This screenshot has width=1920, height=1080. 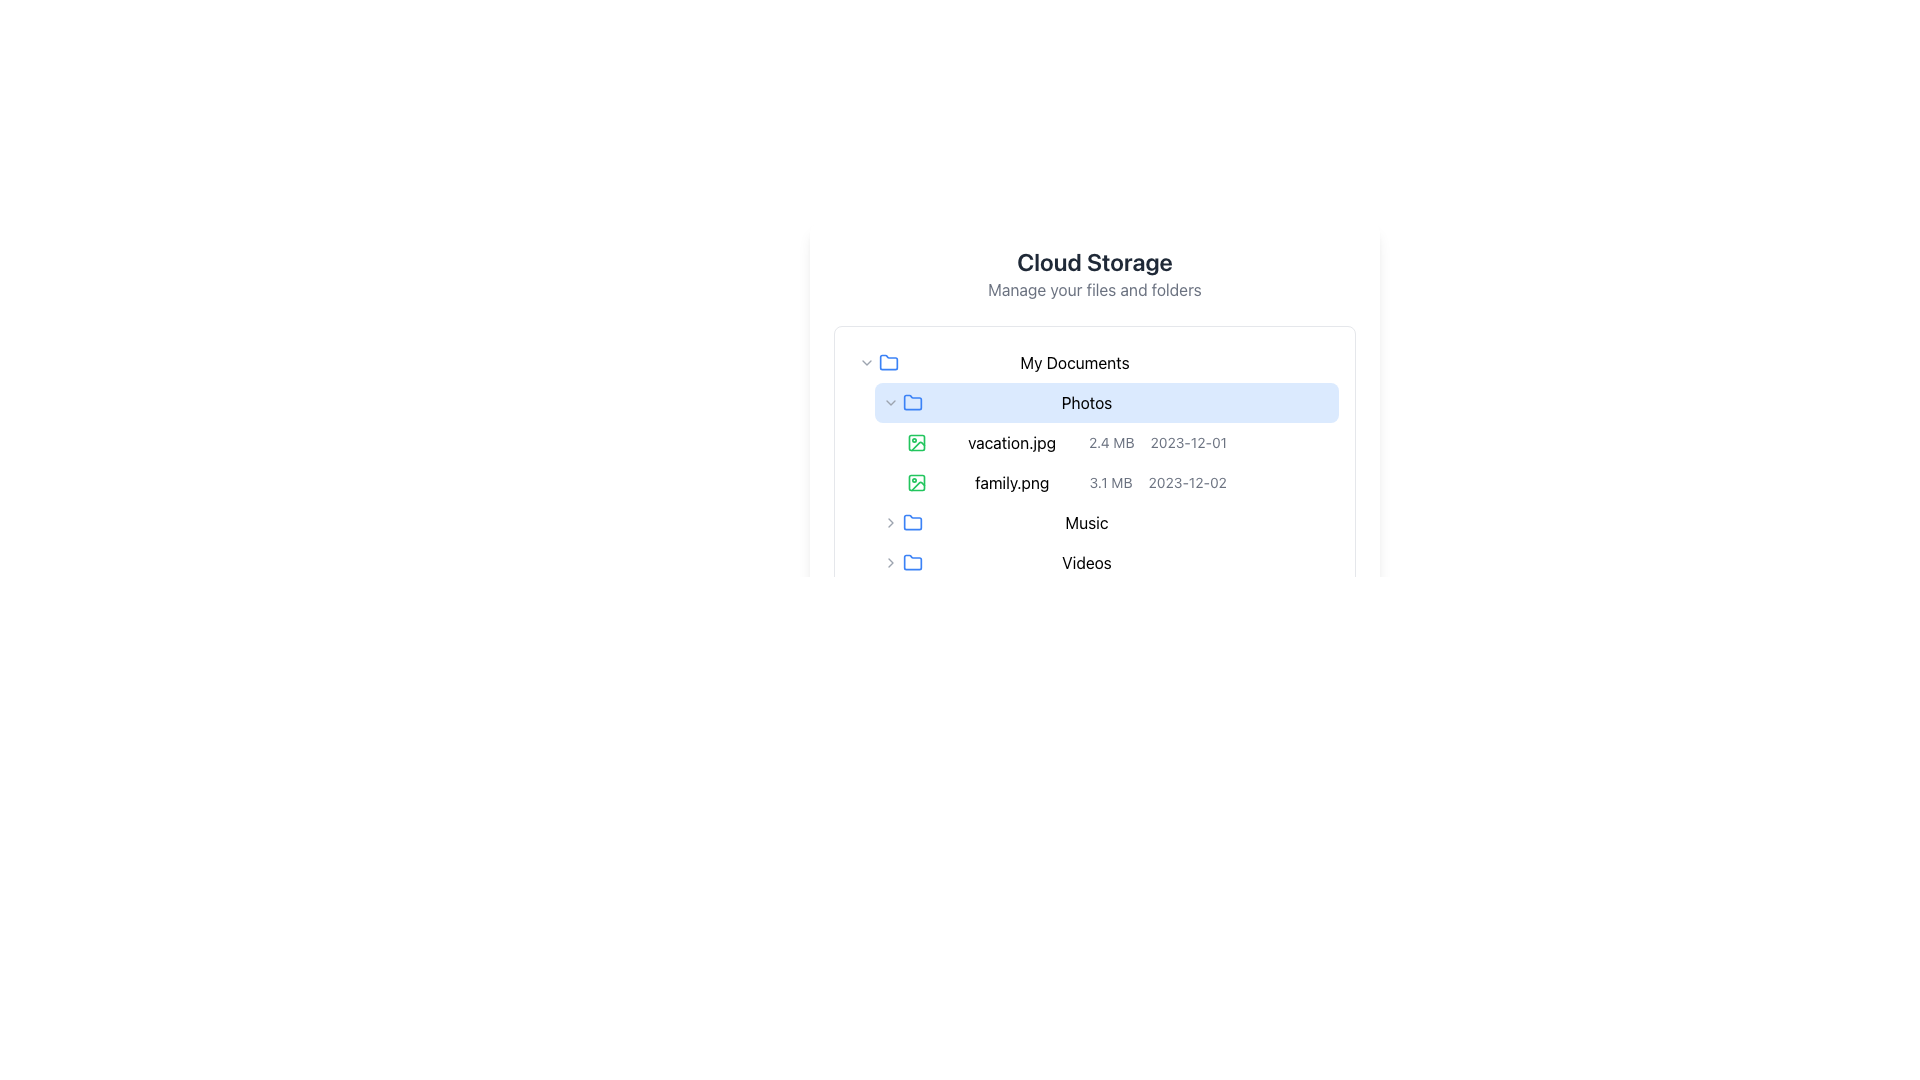 What do you see at coordinates (890, 402) in the screenshot?
I see `the Chevron Icon located to the left of the 'Photos' folder name to toggle its expanded or collapsed state` at bounding box center [890, 402].